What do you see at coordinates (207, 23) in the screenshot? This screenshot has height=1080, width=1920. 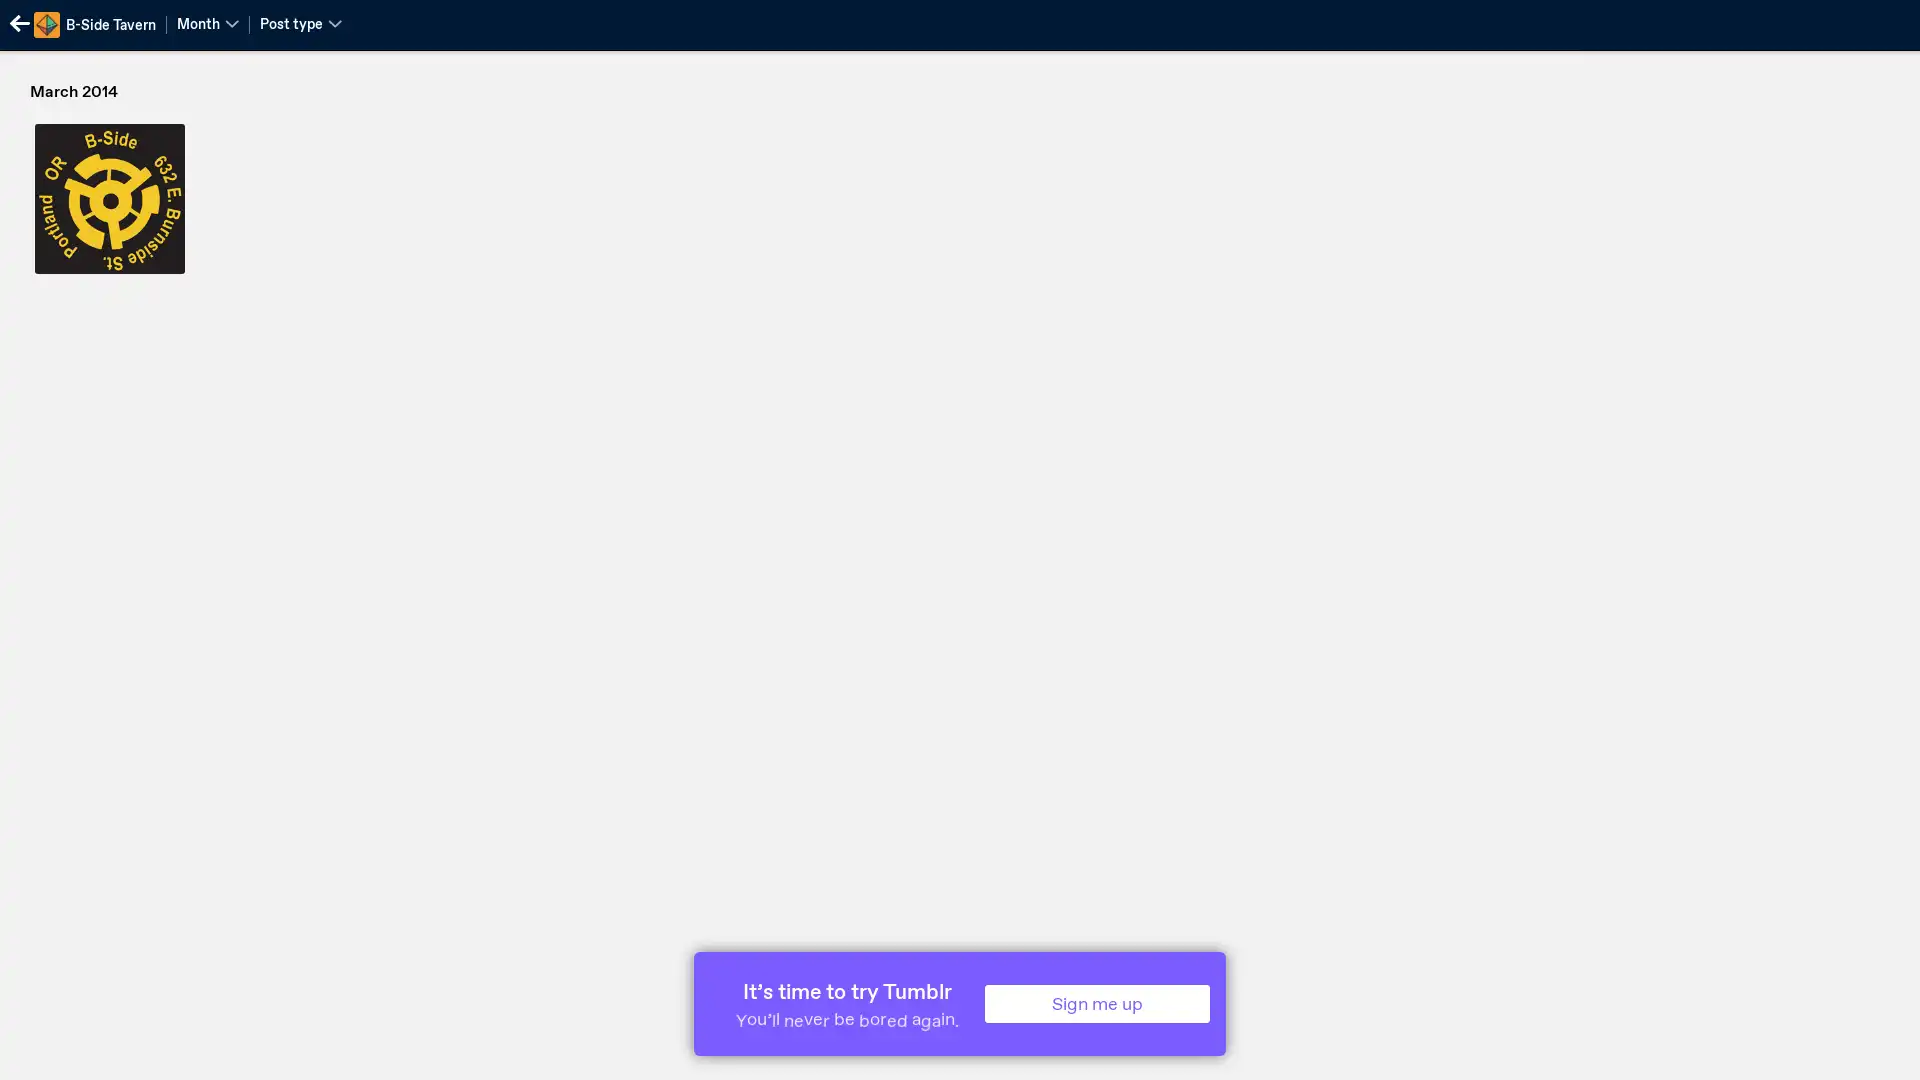 I see `Month` at bounding box center [207, 23].